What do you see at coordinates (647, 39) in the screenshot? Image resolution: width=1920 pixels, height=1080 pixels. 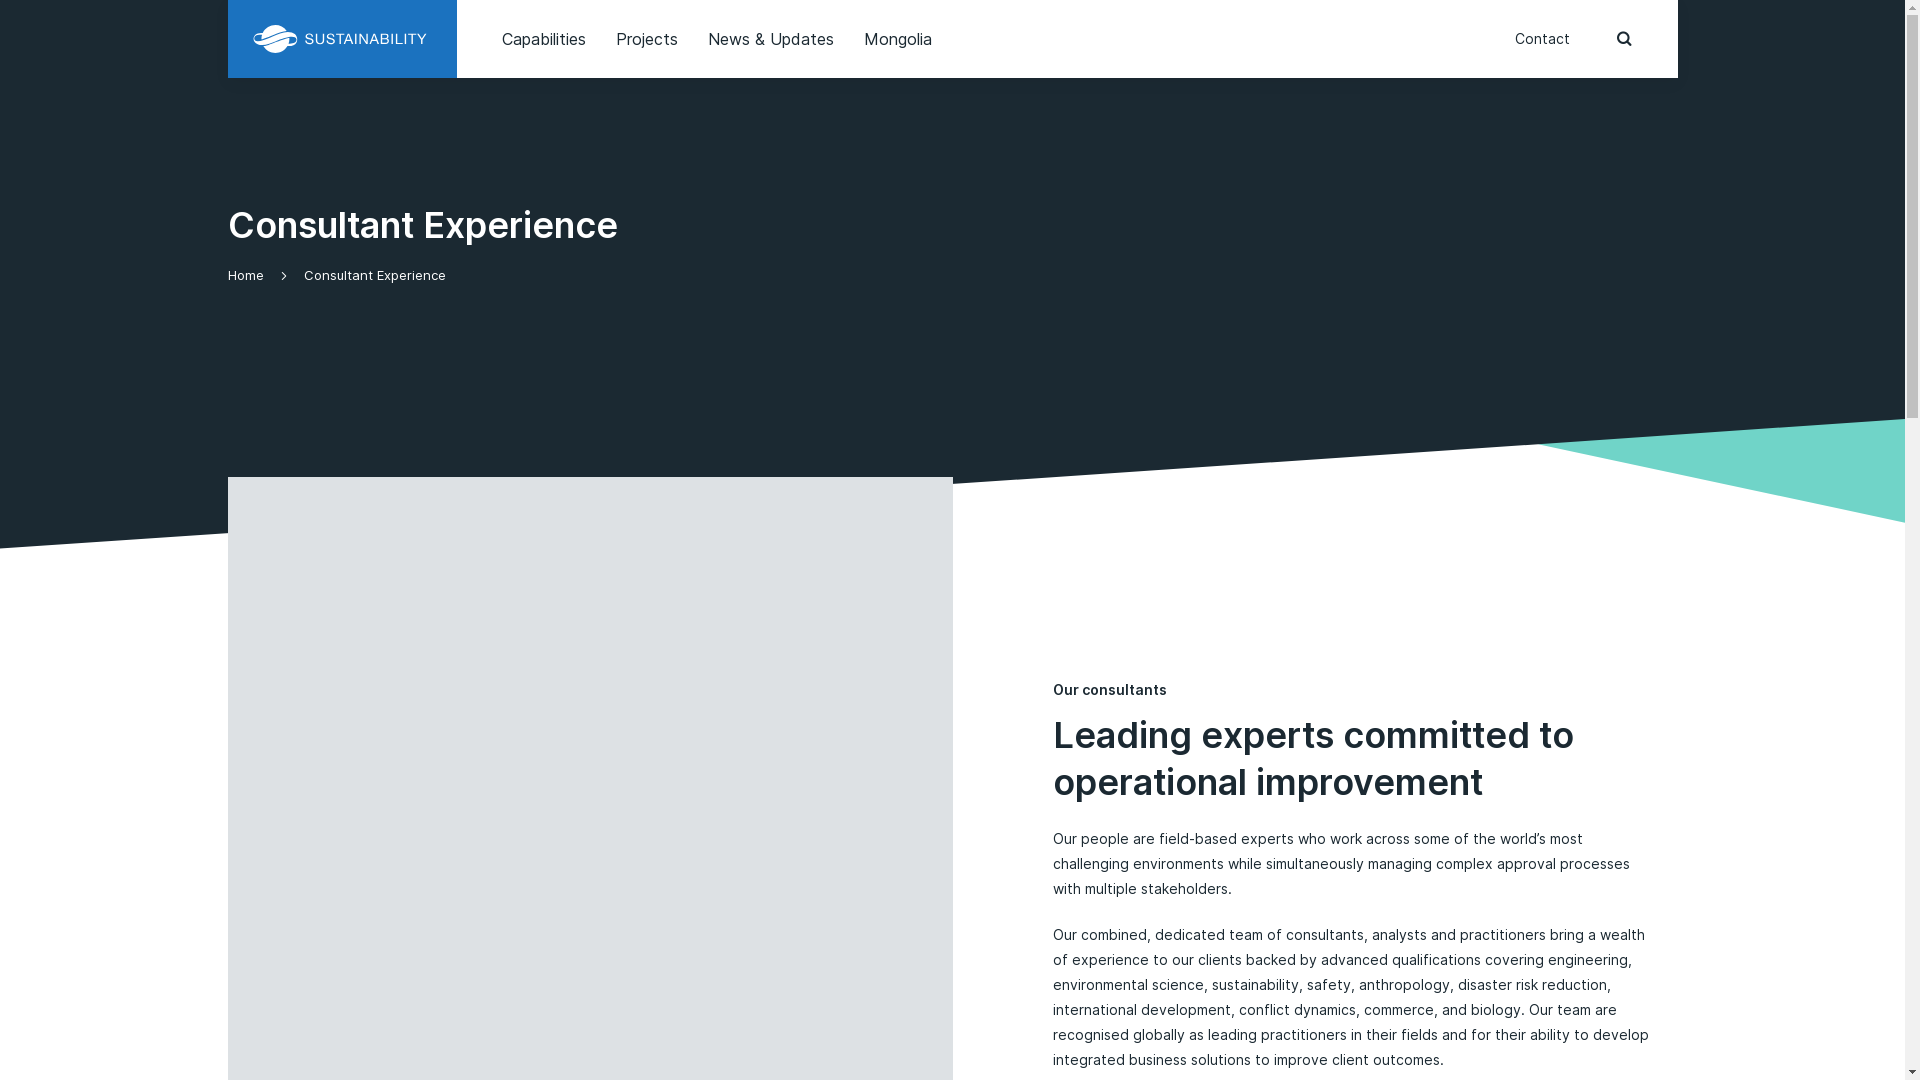 I see `'Projects'` at bounding box center [647, 39].